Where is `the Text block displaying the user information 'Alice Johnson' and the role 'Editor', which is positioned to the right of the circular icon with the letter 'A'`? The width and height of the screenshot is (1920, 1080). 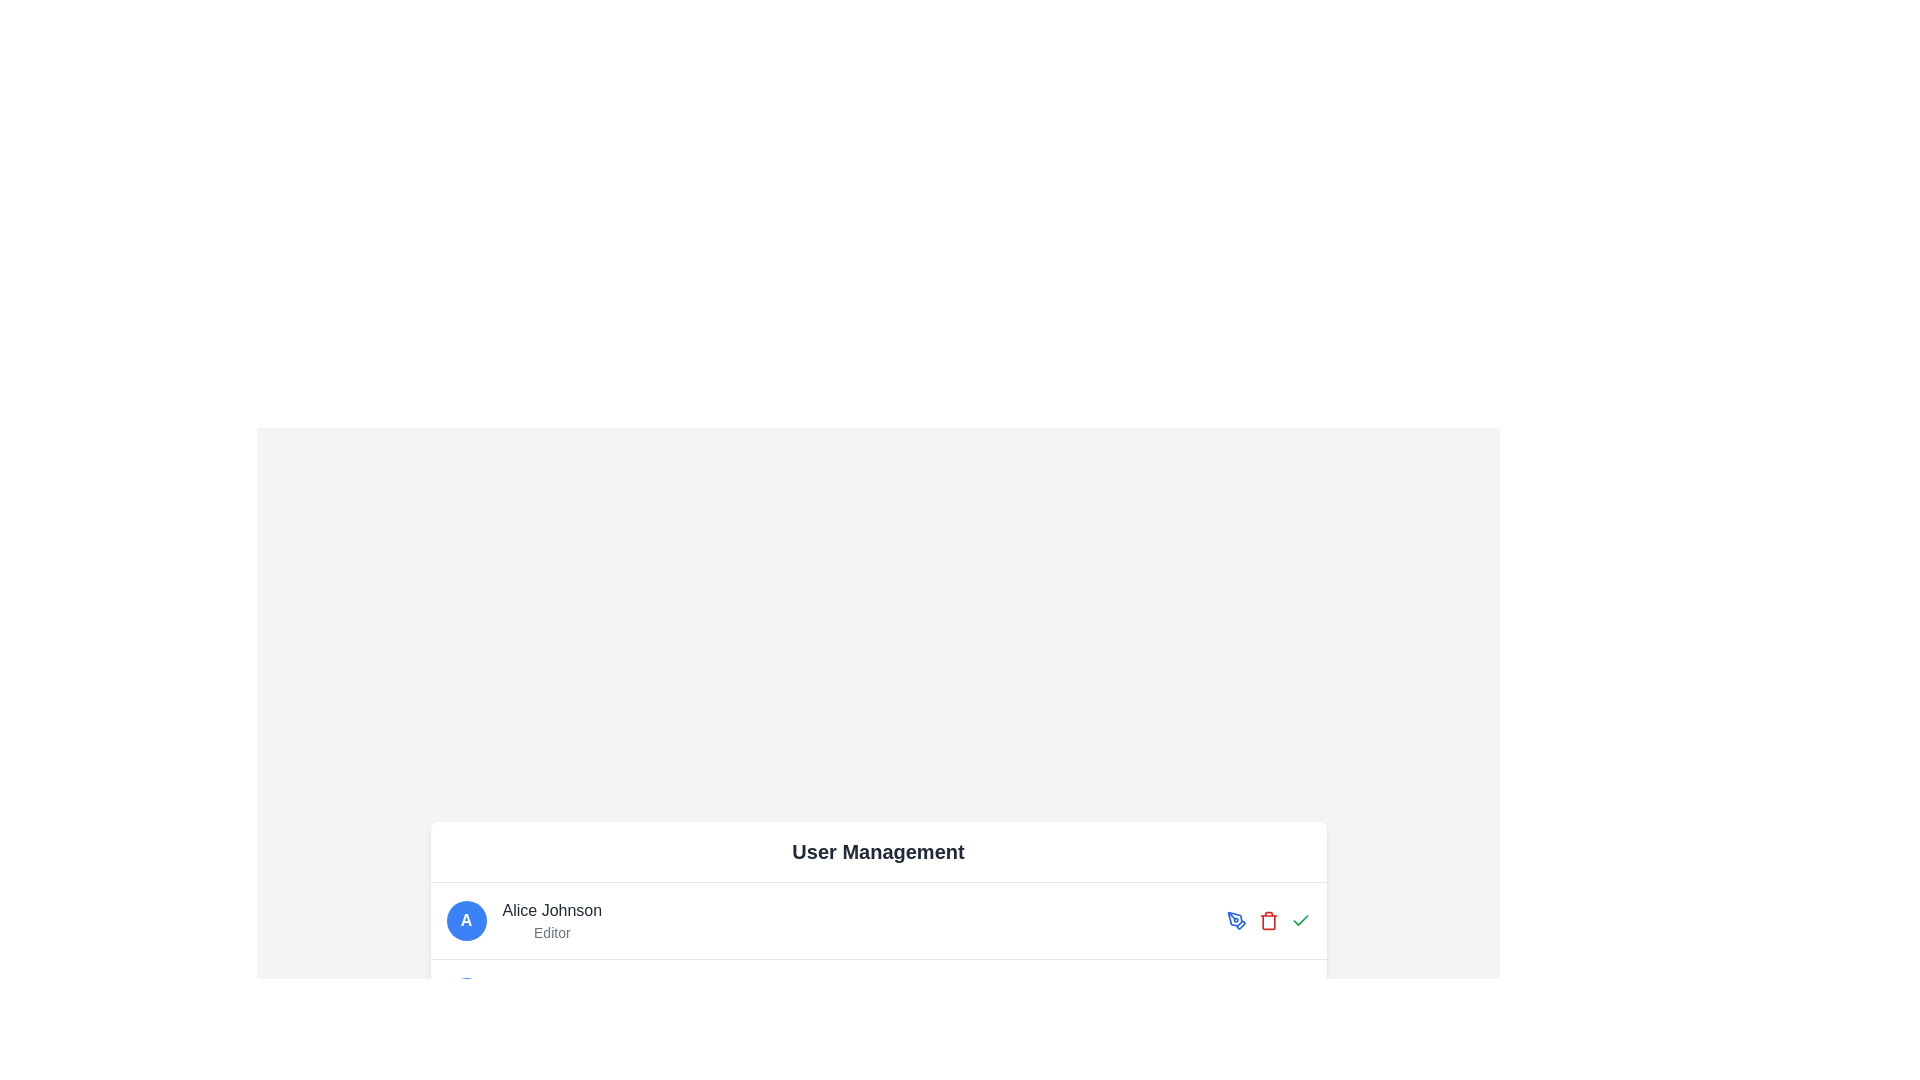
the Text block displaying the user information 'Alice Johnson' and the role 'Editor', which is positioned to the right of the circular icon with the letter 'A' is located at coordinates (552, 921).